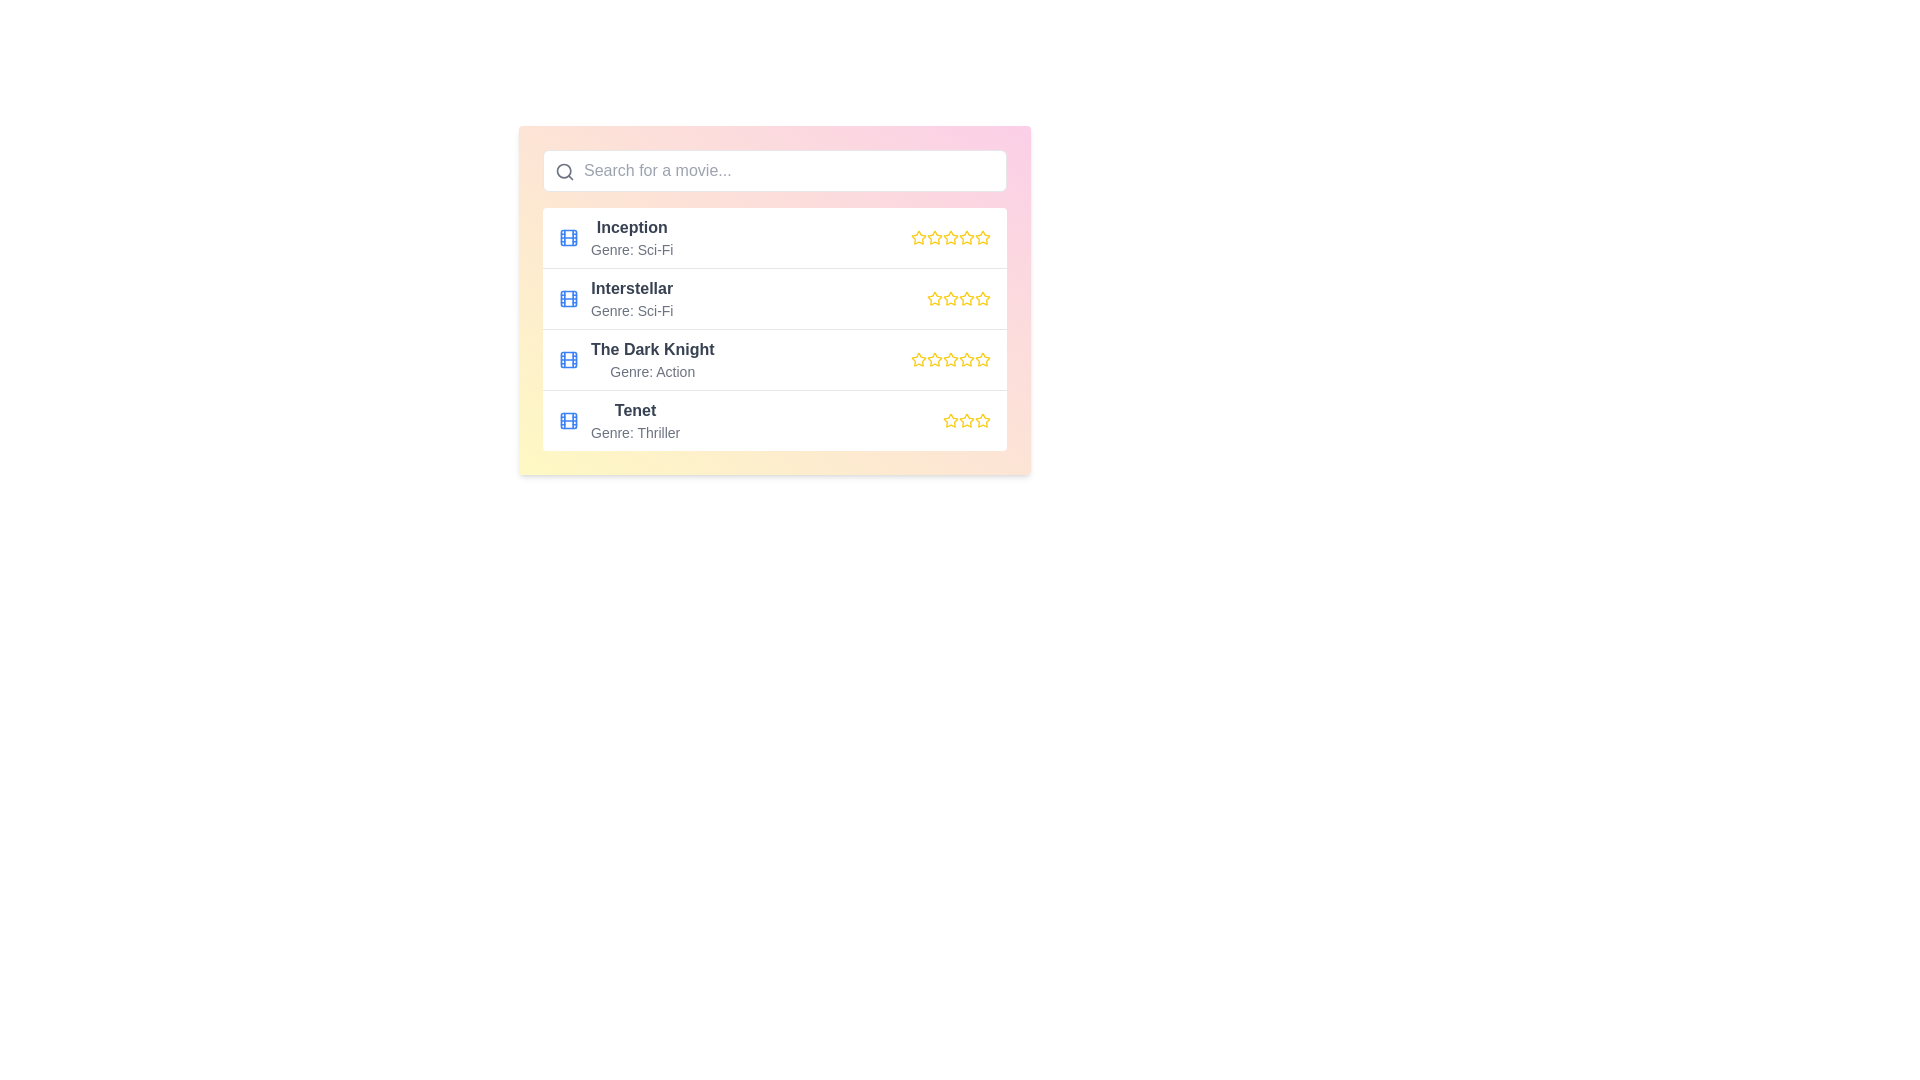  Describe the element at coordinates (934, 298) in the screenshot. I see `the second star in the rating row for the movie 'Interstellar'` at that location.